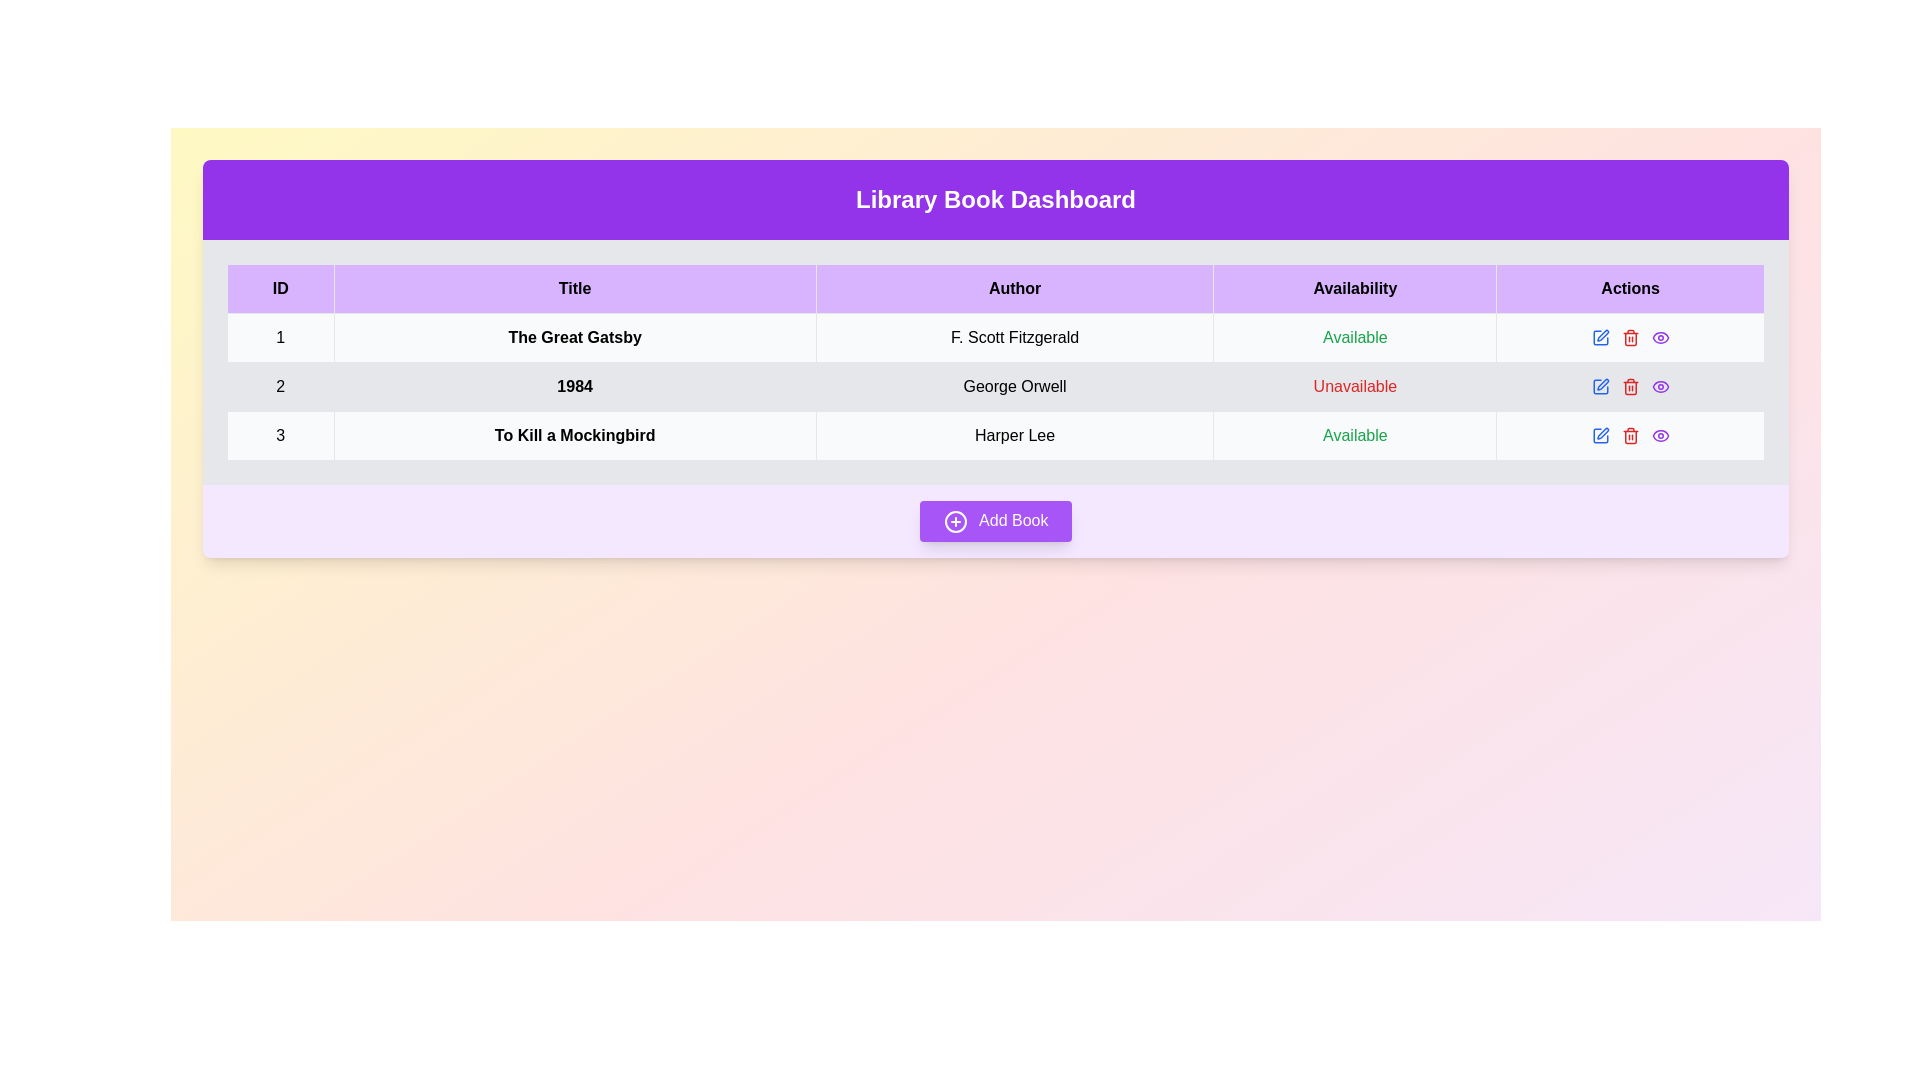 The image size is (1920, 1080). What do you see at coordinates (1630, 337) in the screenshot?
I see `the red trash can icon button in the Actions column of the row for the book '1984'` at bounding box center [1630, 337].